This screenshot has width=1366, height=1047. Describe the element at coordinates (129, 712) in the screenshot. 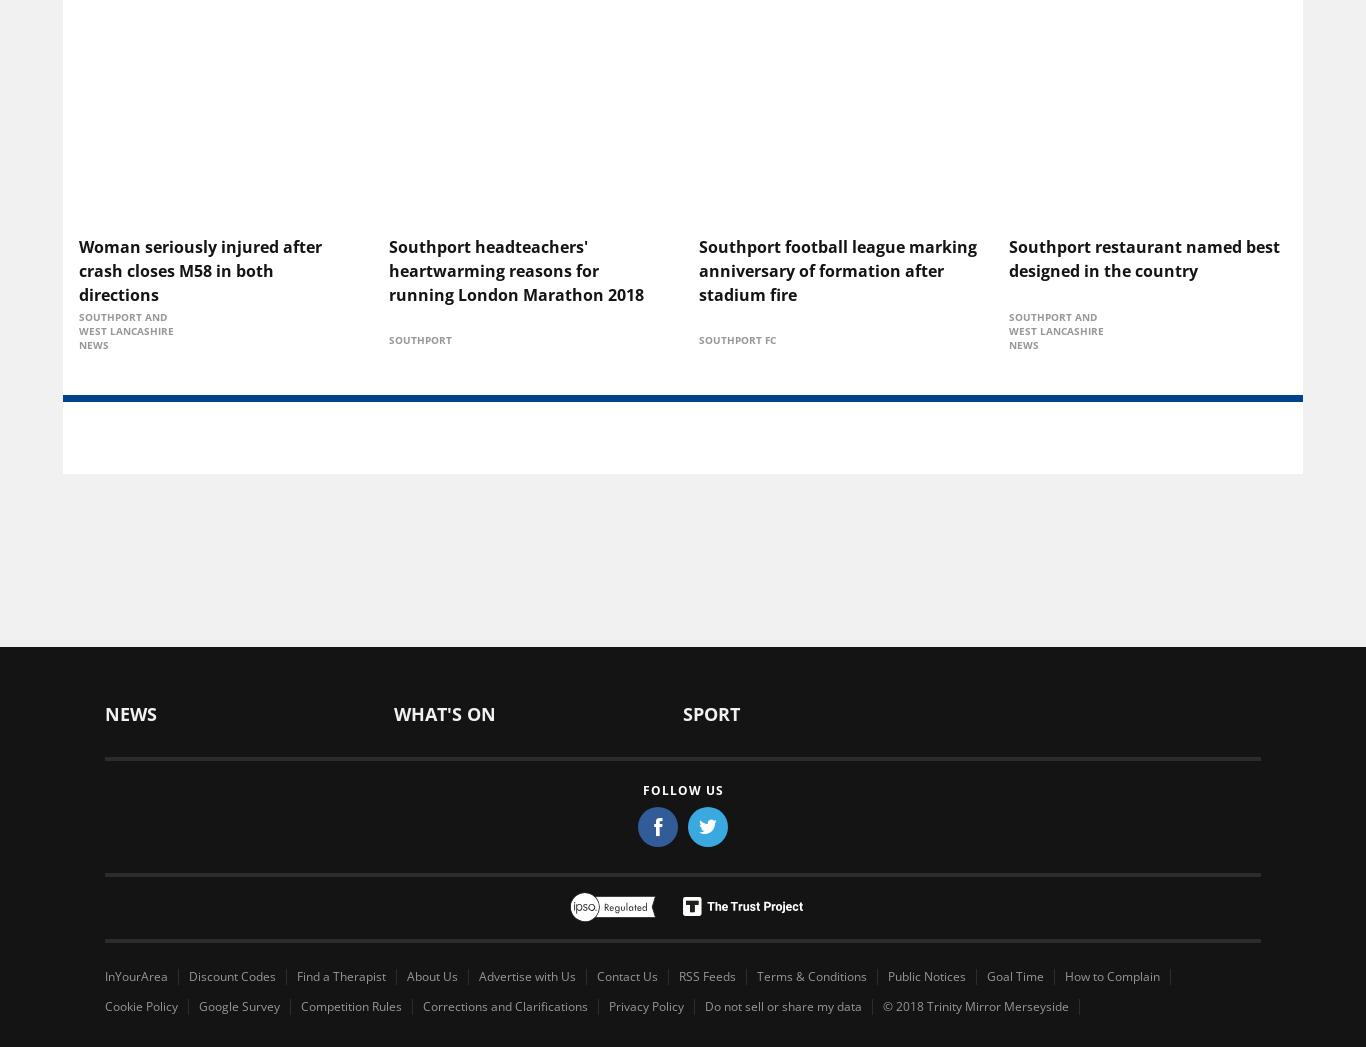

I see `'News'` at that location.